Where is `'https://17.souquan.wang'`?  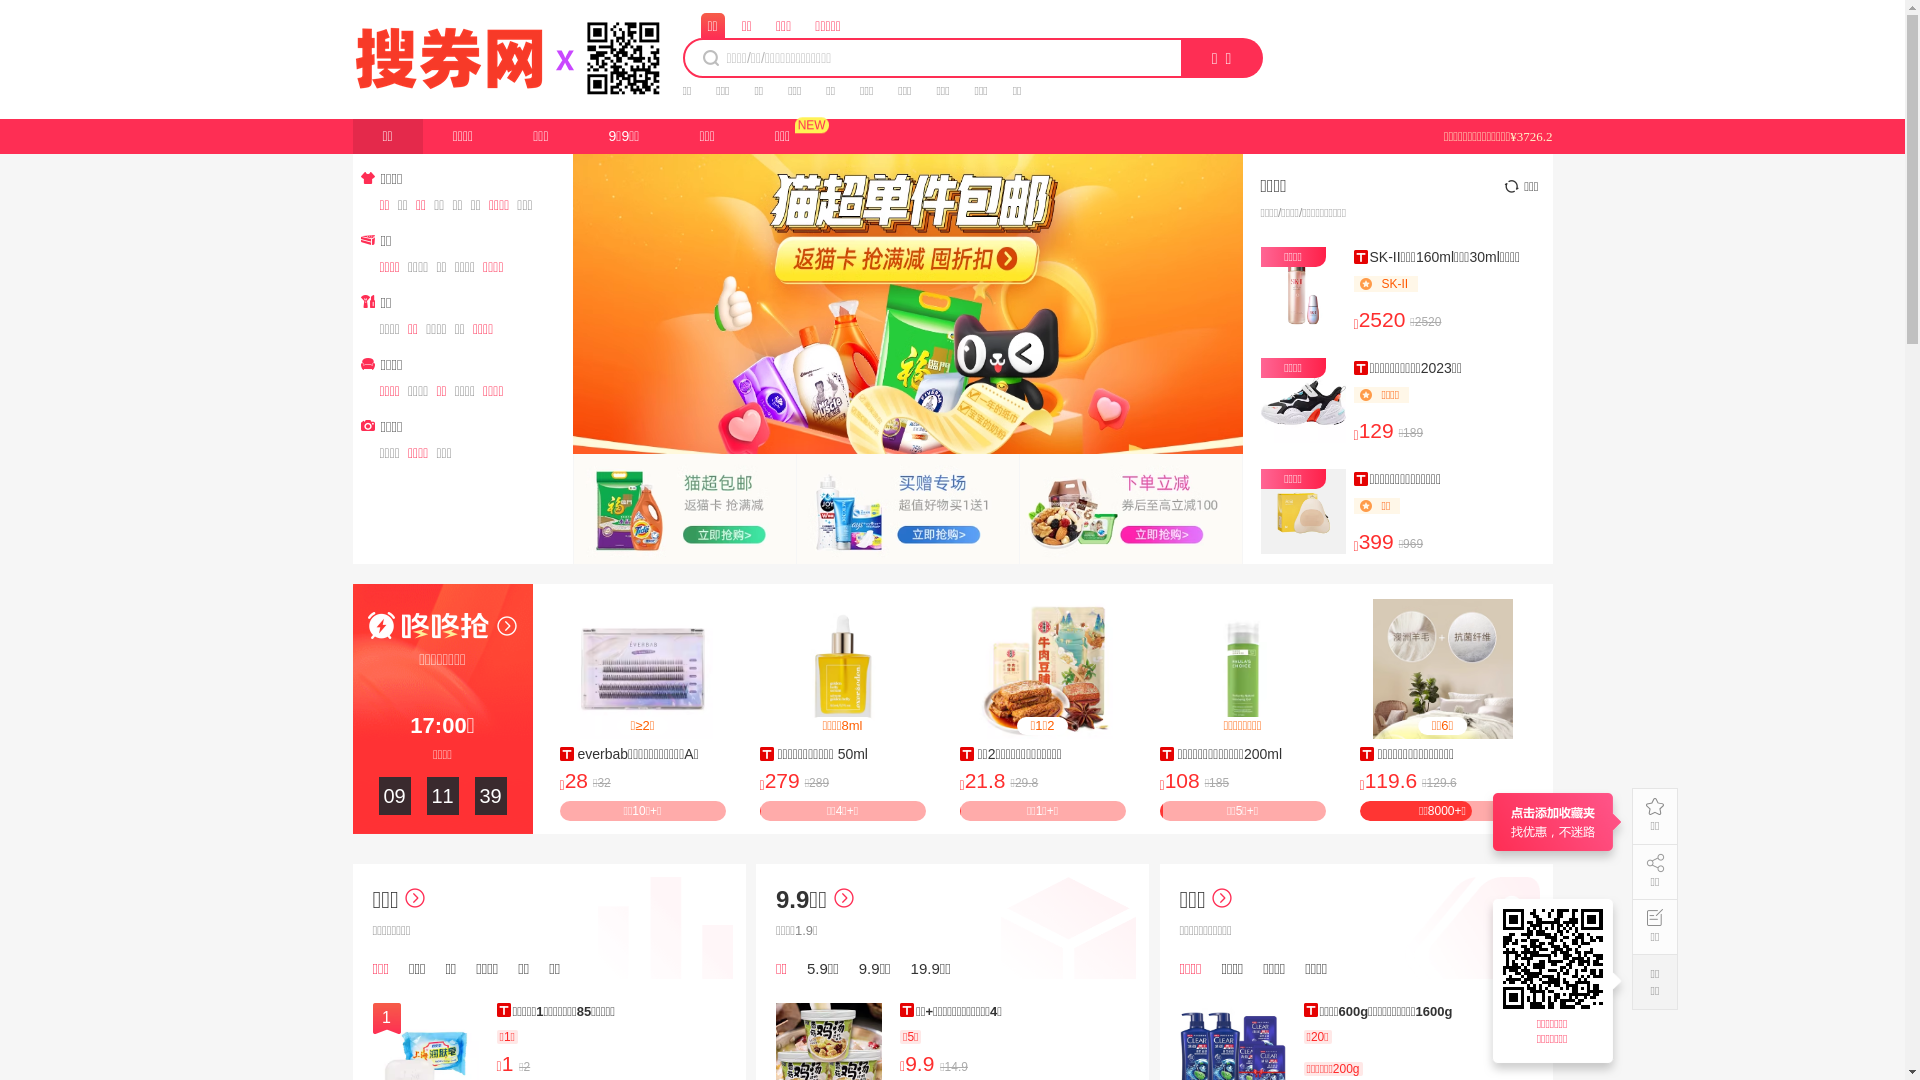
'https://17.souquan.wang' is located at coordinates (1502, 958).